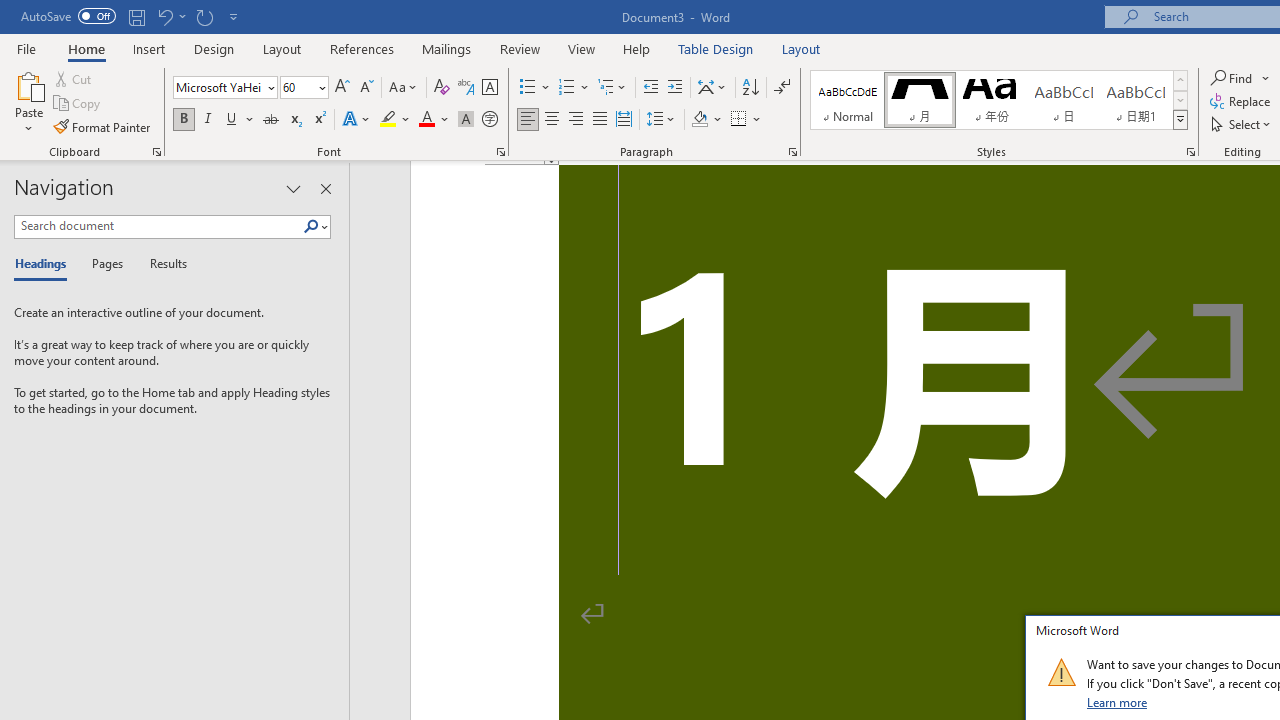 The height and width of the screenshot is (720, 1280). I want to click on 'Character Shading', so click(464, 119).